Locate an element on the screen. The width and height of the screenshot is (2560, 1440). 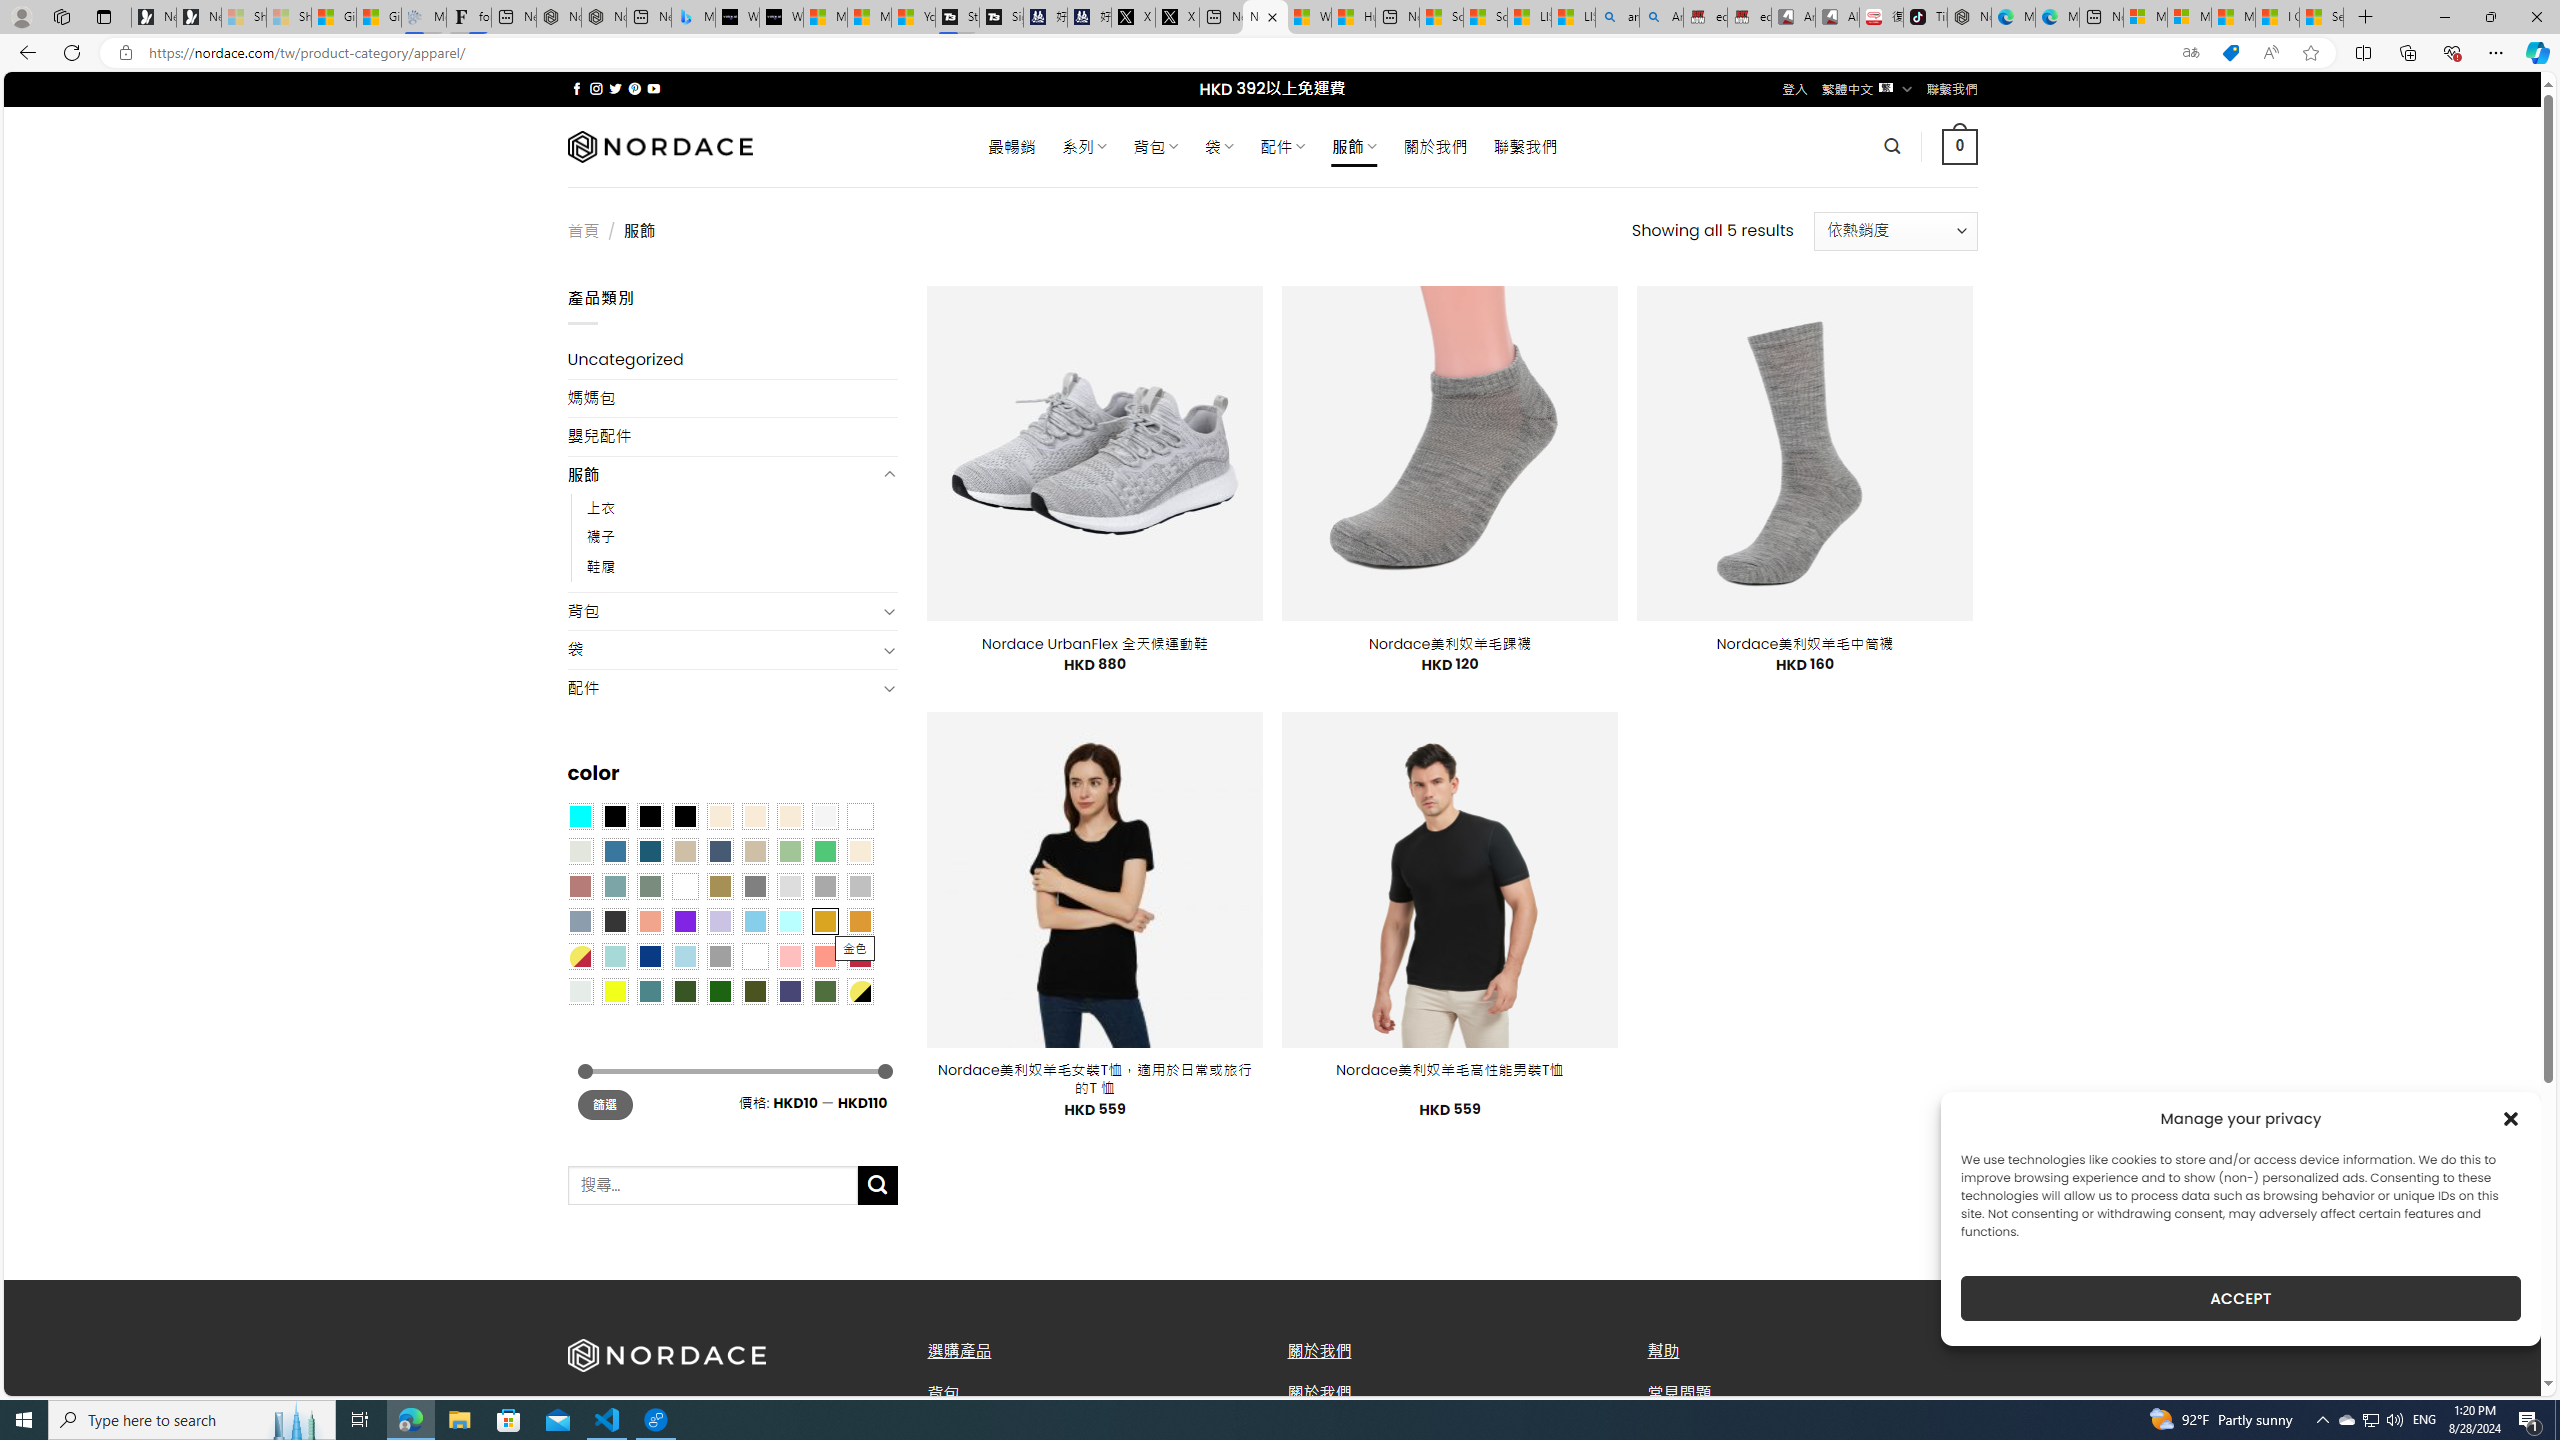
'Dull Nickle' is located at coordinates (578, 989).